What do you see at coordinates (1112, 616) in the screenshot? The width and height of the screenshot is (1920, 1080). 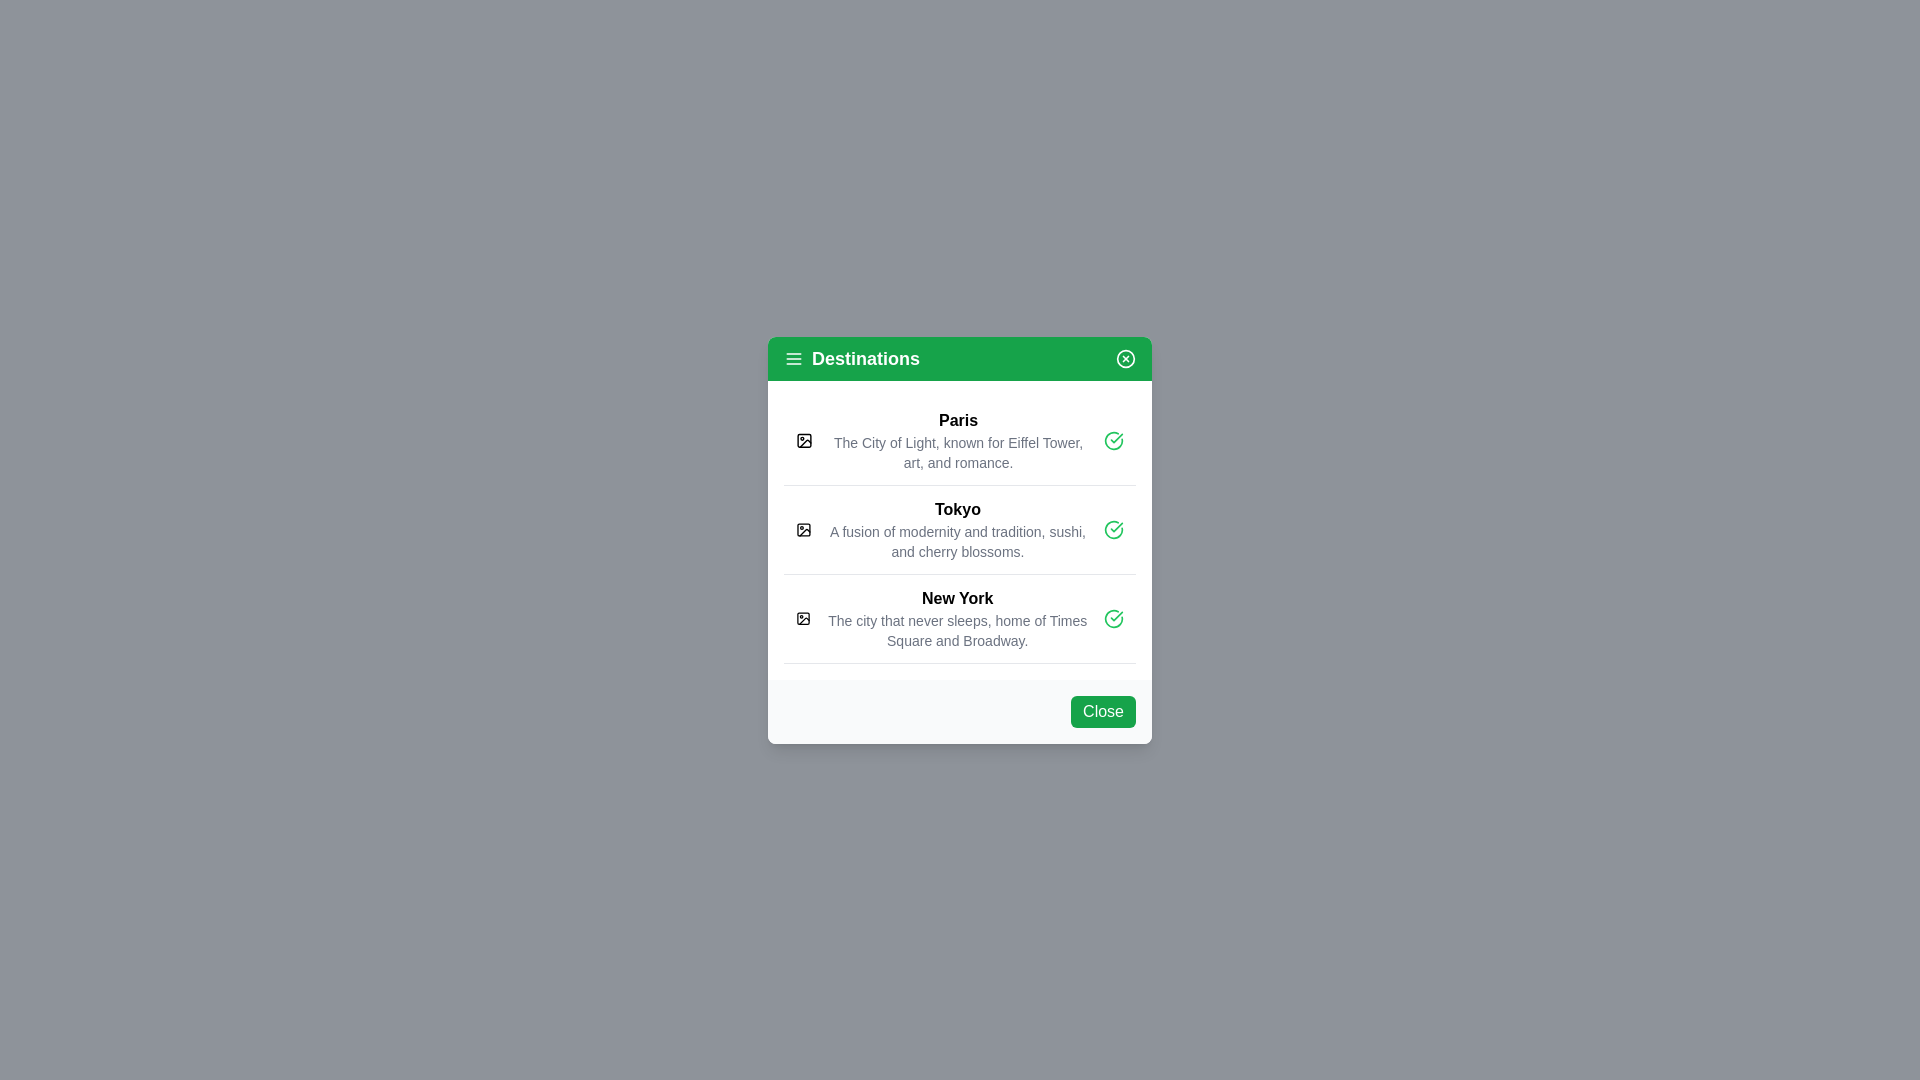 I see `the green circular icon with a checkmark located at the far right of the third list item under 'Destinations'` at bounding box center [1112, 616].